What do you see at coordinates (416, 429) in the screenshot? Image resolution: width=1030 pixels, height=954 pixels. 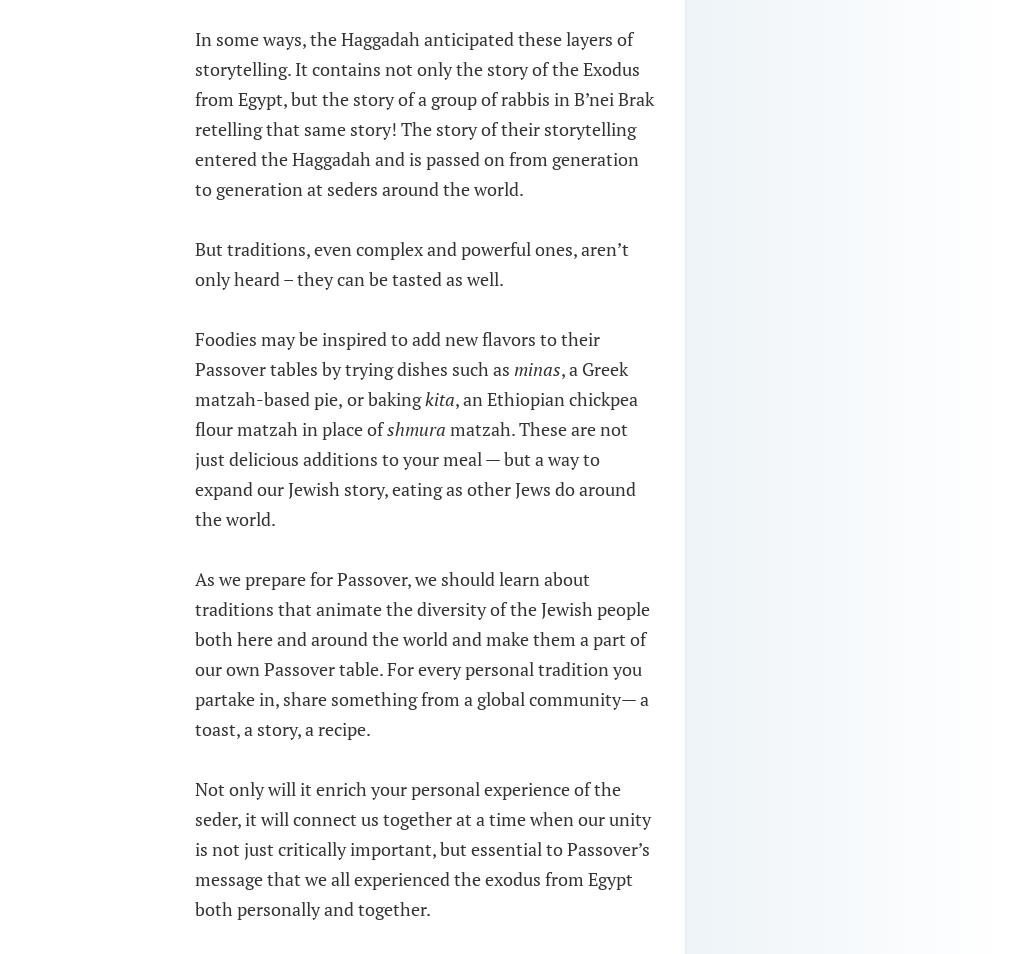 I see `'shmura'` at bounding box center [416, 429].